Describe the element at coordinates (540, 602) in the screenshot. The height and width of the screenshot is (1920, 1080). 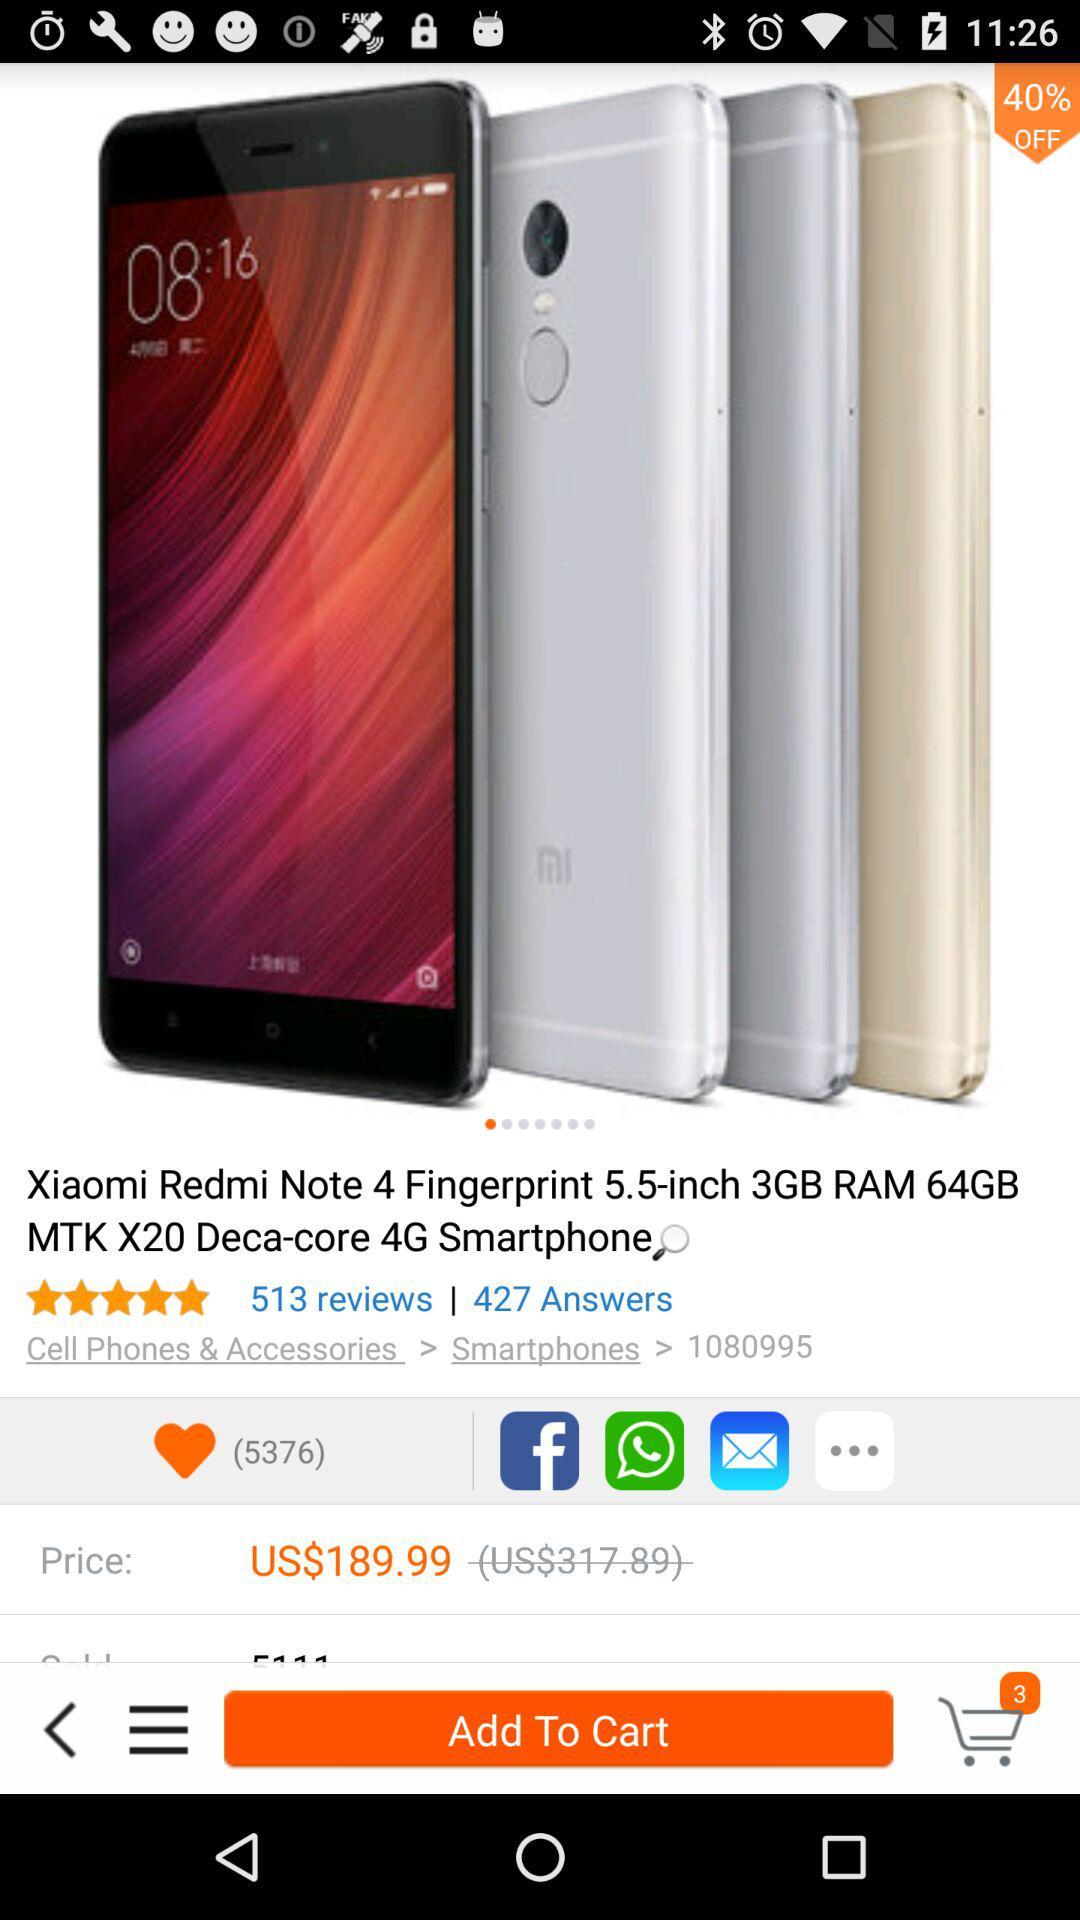
I see `product image` at that location.